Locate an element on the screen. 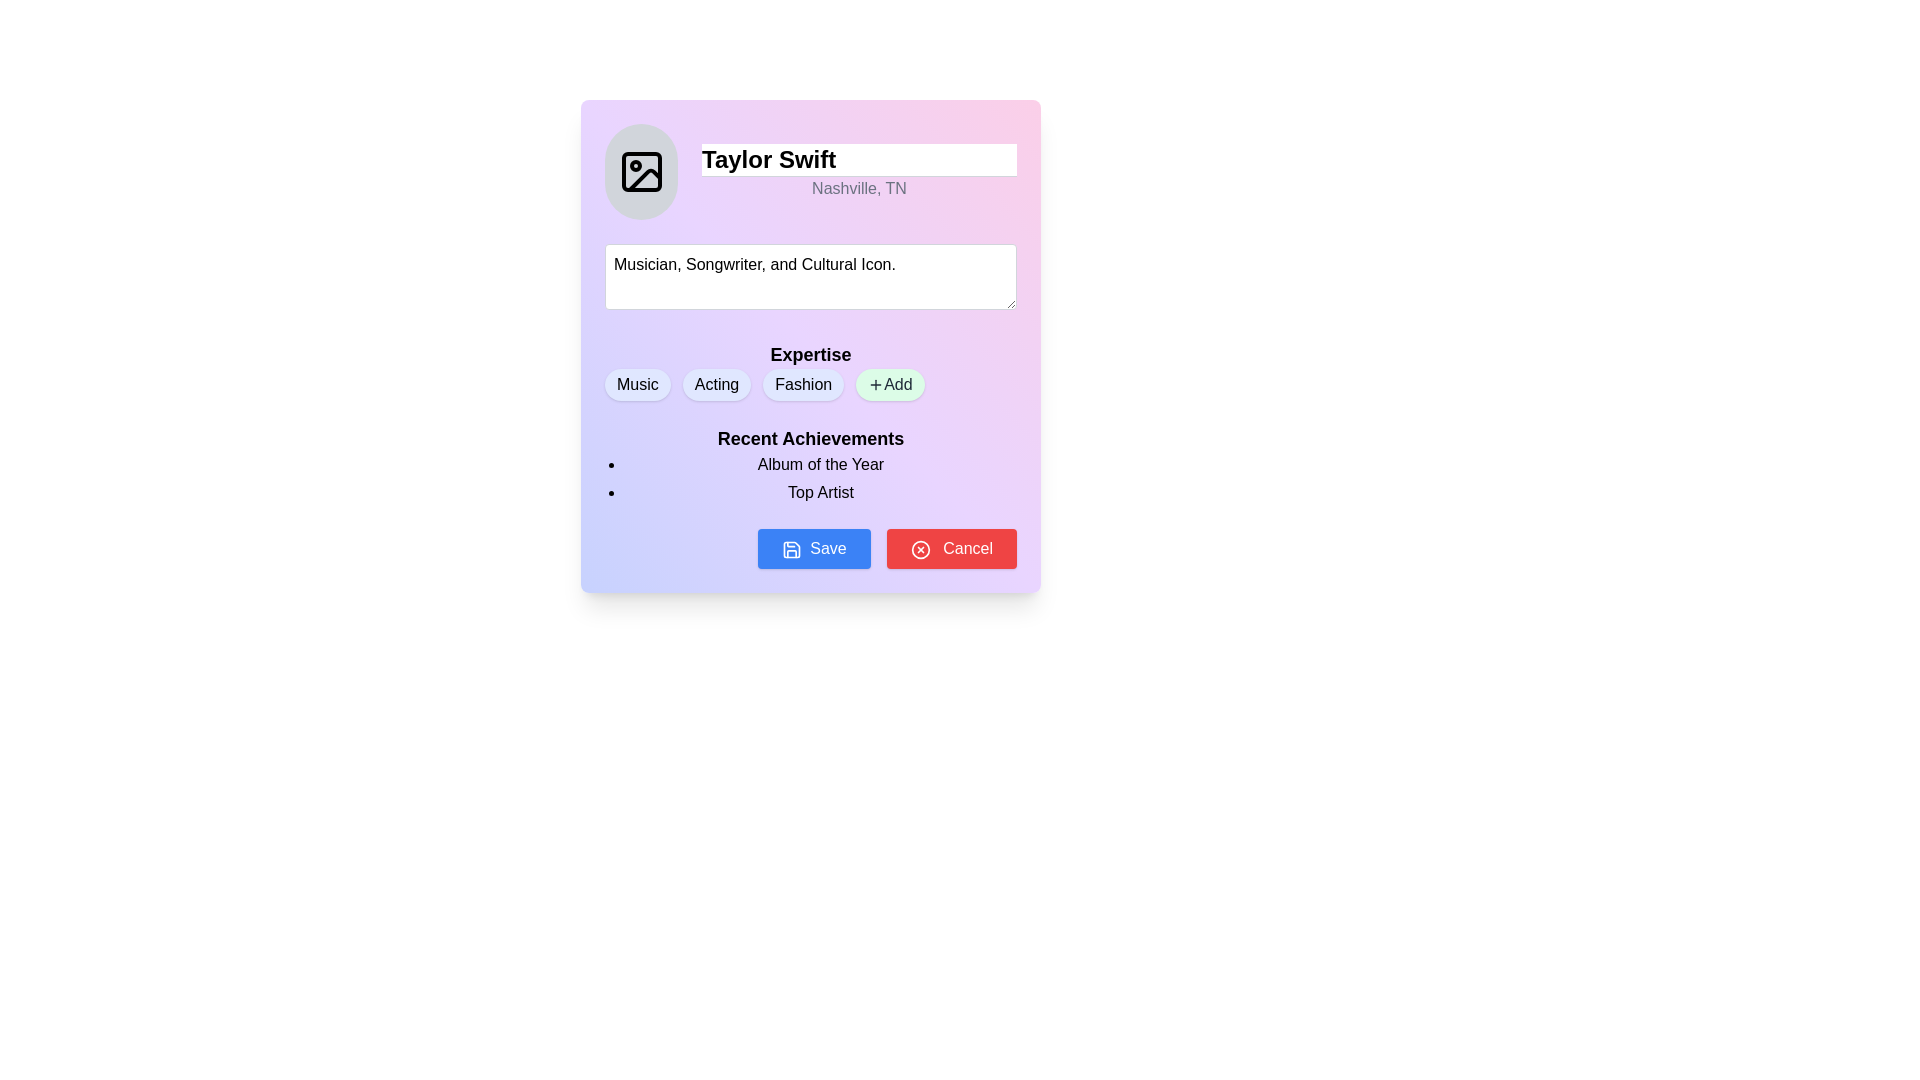 This screenshot has height=1080, width=1920. the profile image placeholder icon located within the rounded, gray, circular background at the top-left of the form section is located at coordinates (641, 171).